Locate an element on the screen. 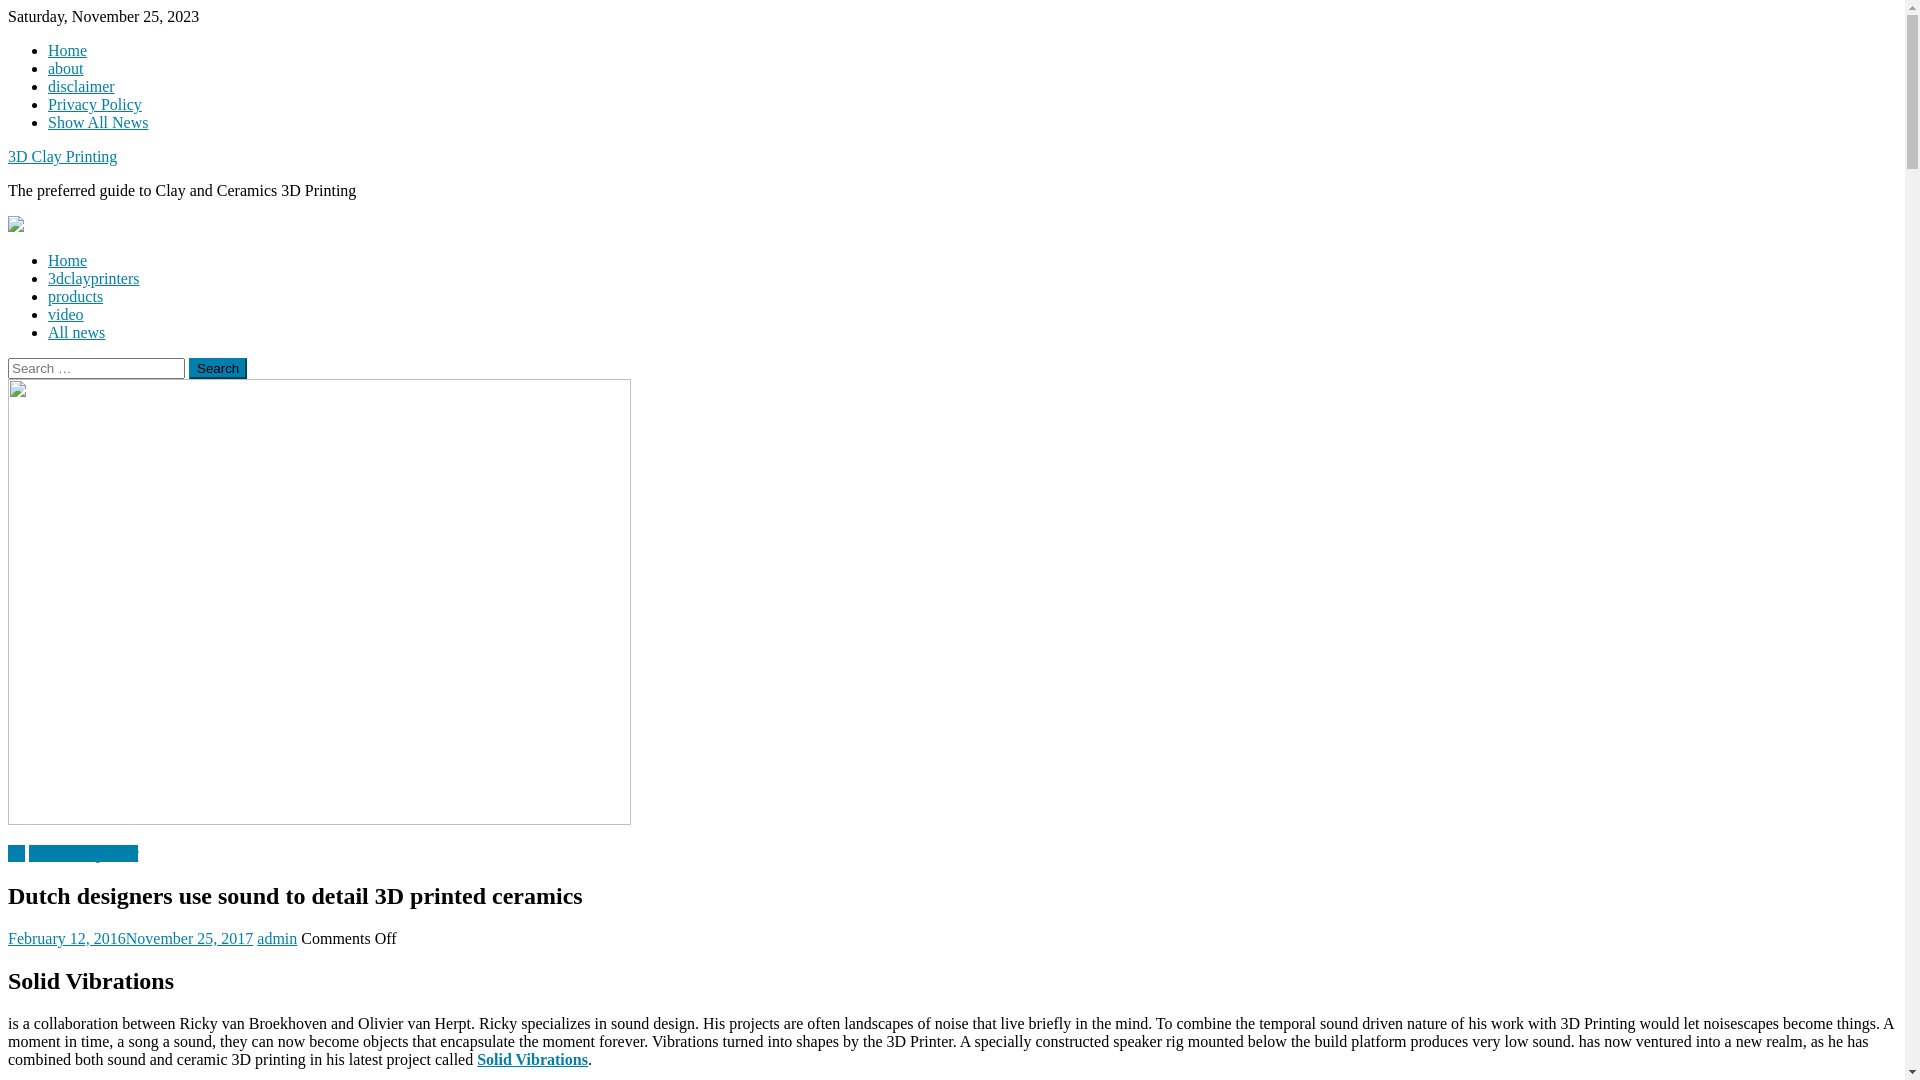 The image size is (1920, 1080). 'Privacy Policy' is located at coordinates (48, 104).